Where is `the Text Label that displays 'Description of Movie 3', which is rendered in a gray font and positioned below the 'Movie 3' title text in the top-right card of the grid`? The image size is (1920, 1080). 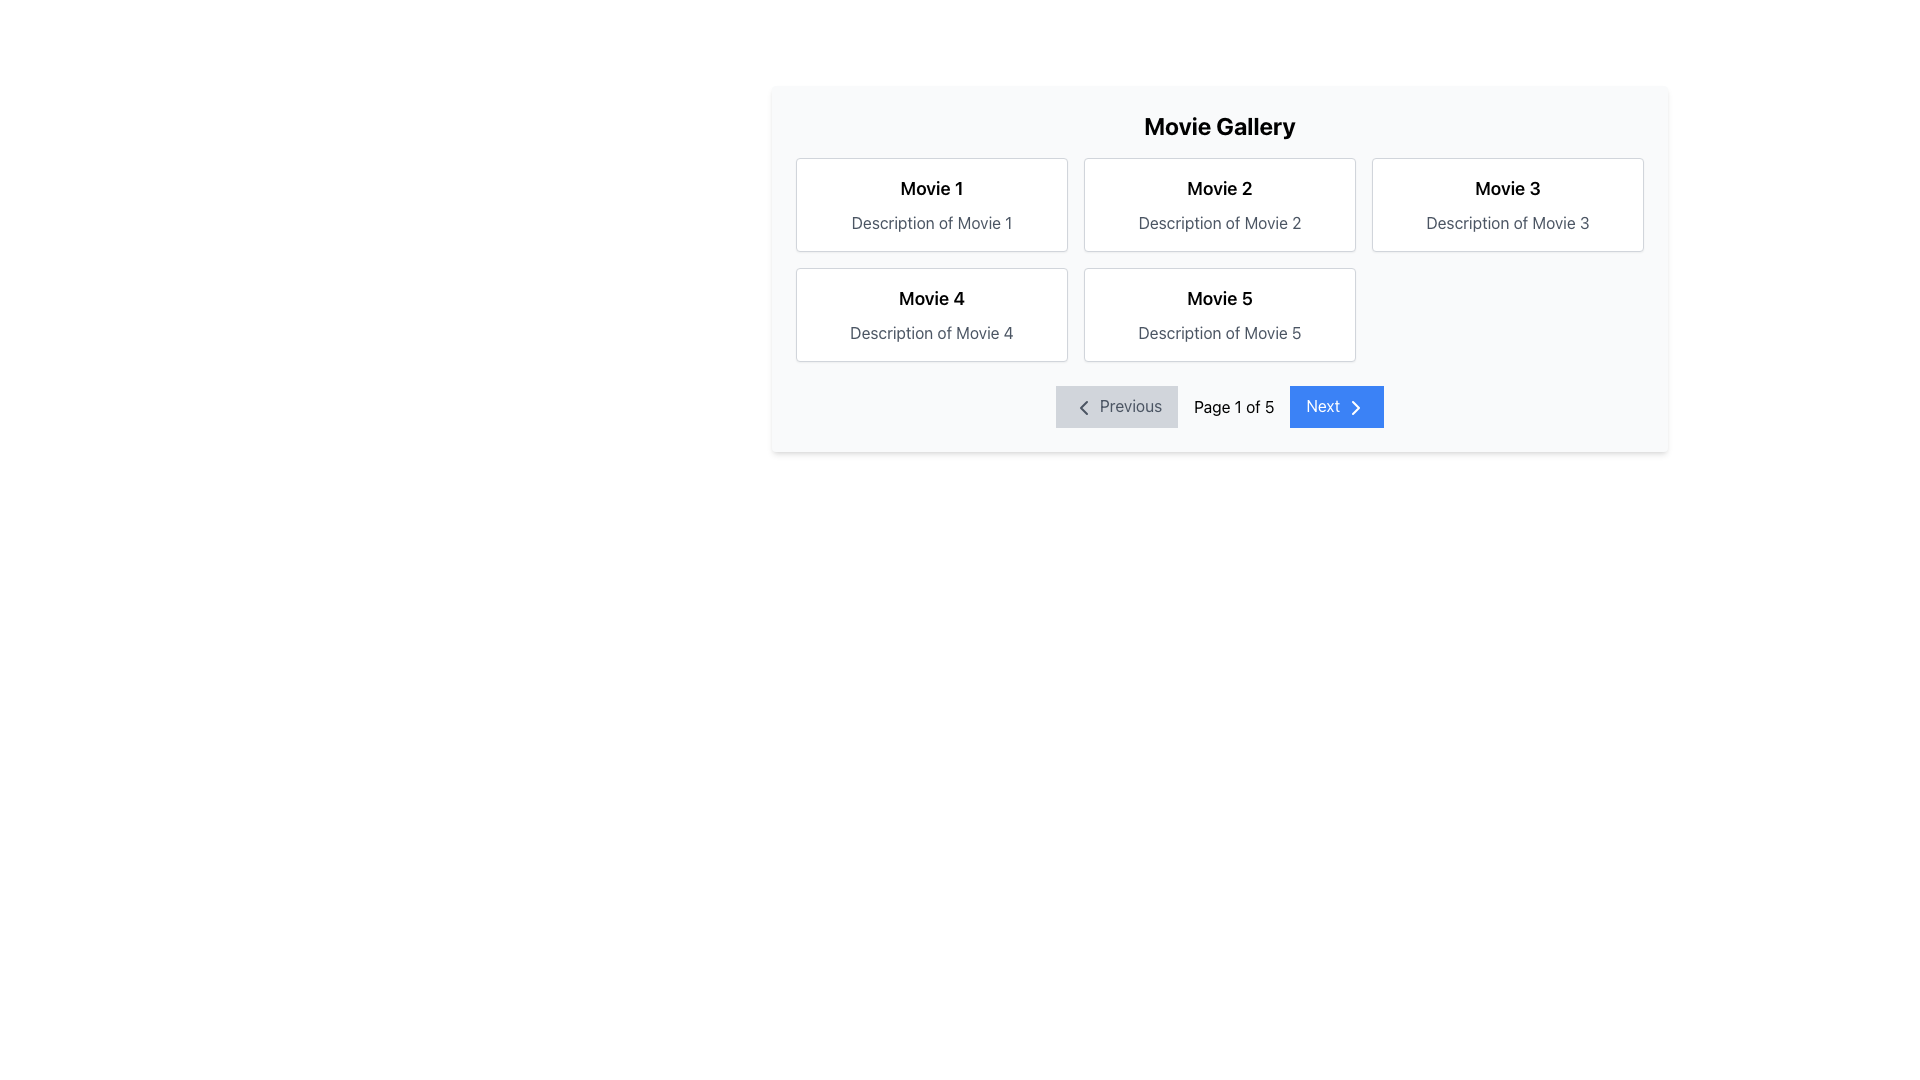
the Text Label that displays 'Description of Movie 3', which is rendered in a gray font and positioned below the 'Movie 3' title text in the top-right card of the grid is located at coordinates (1507, 223).